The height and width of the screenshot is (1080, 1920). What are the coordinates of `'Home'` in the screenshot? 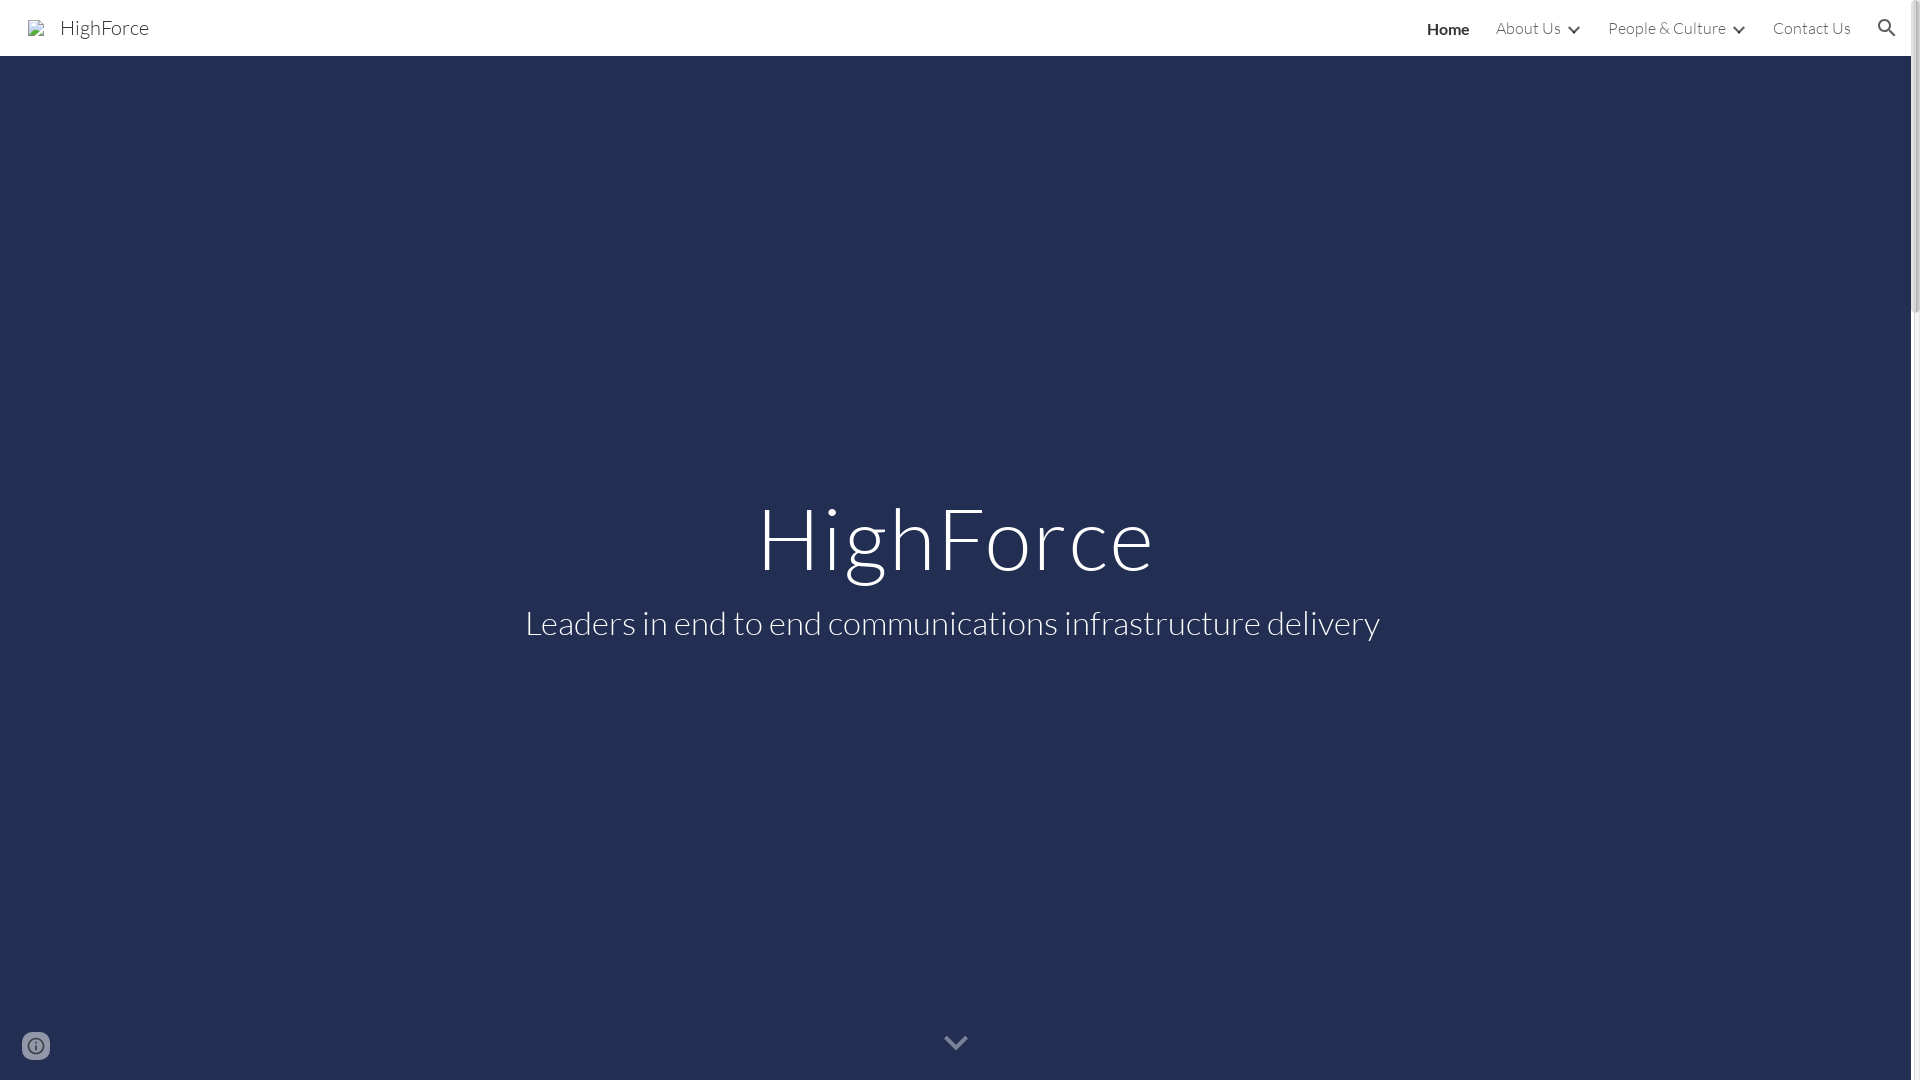 It's located at (1448, 27).